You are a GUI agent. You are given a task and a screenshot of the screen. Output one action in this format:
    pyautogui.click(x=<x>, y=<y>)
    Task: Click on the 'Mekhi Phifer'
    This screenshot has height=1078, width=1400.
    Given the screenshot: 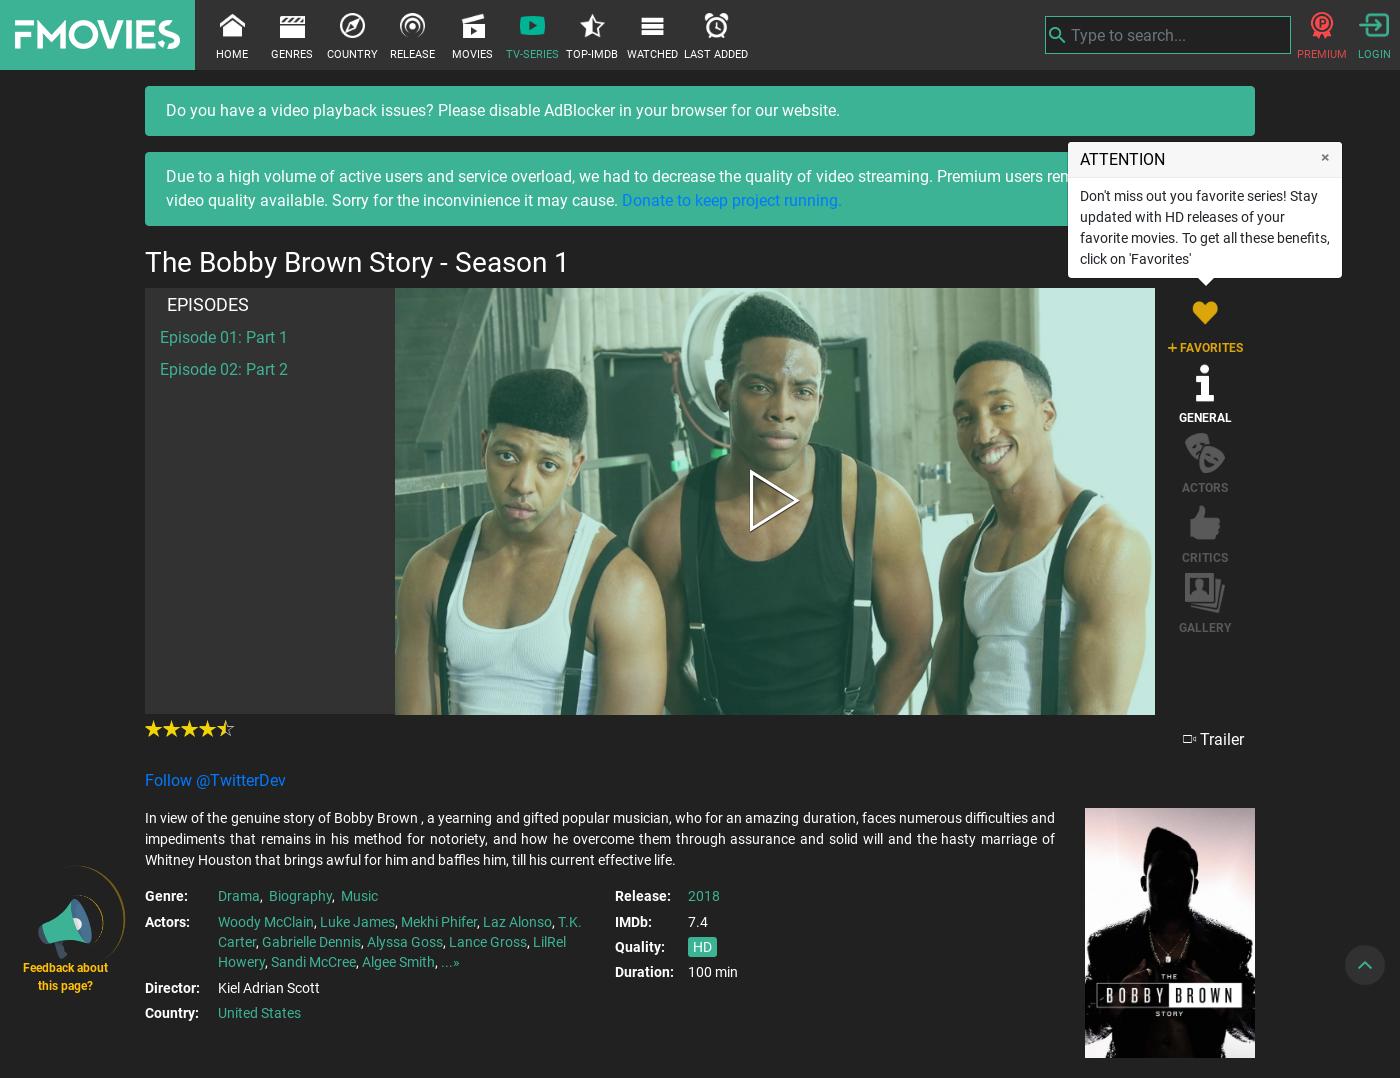 What is the action you would take?
    pyautogui.click(x=439, y=921)
    